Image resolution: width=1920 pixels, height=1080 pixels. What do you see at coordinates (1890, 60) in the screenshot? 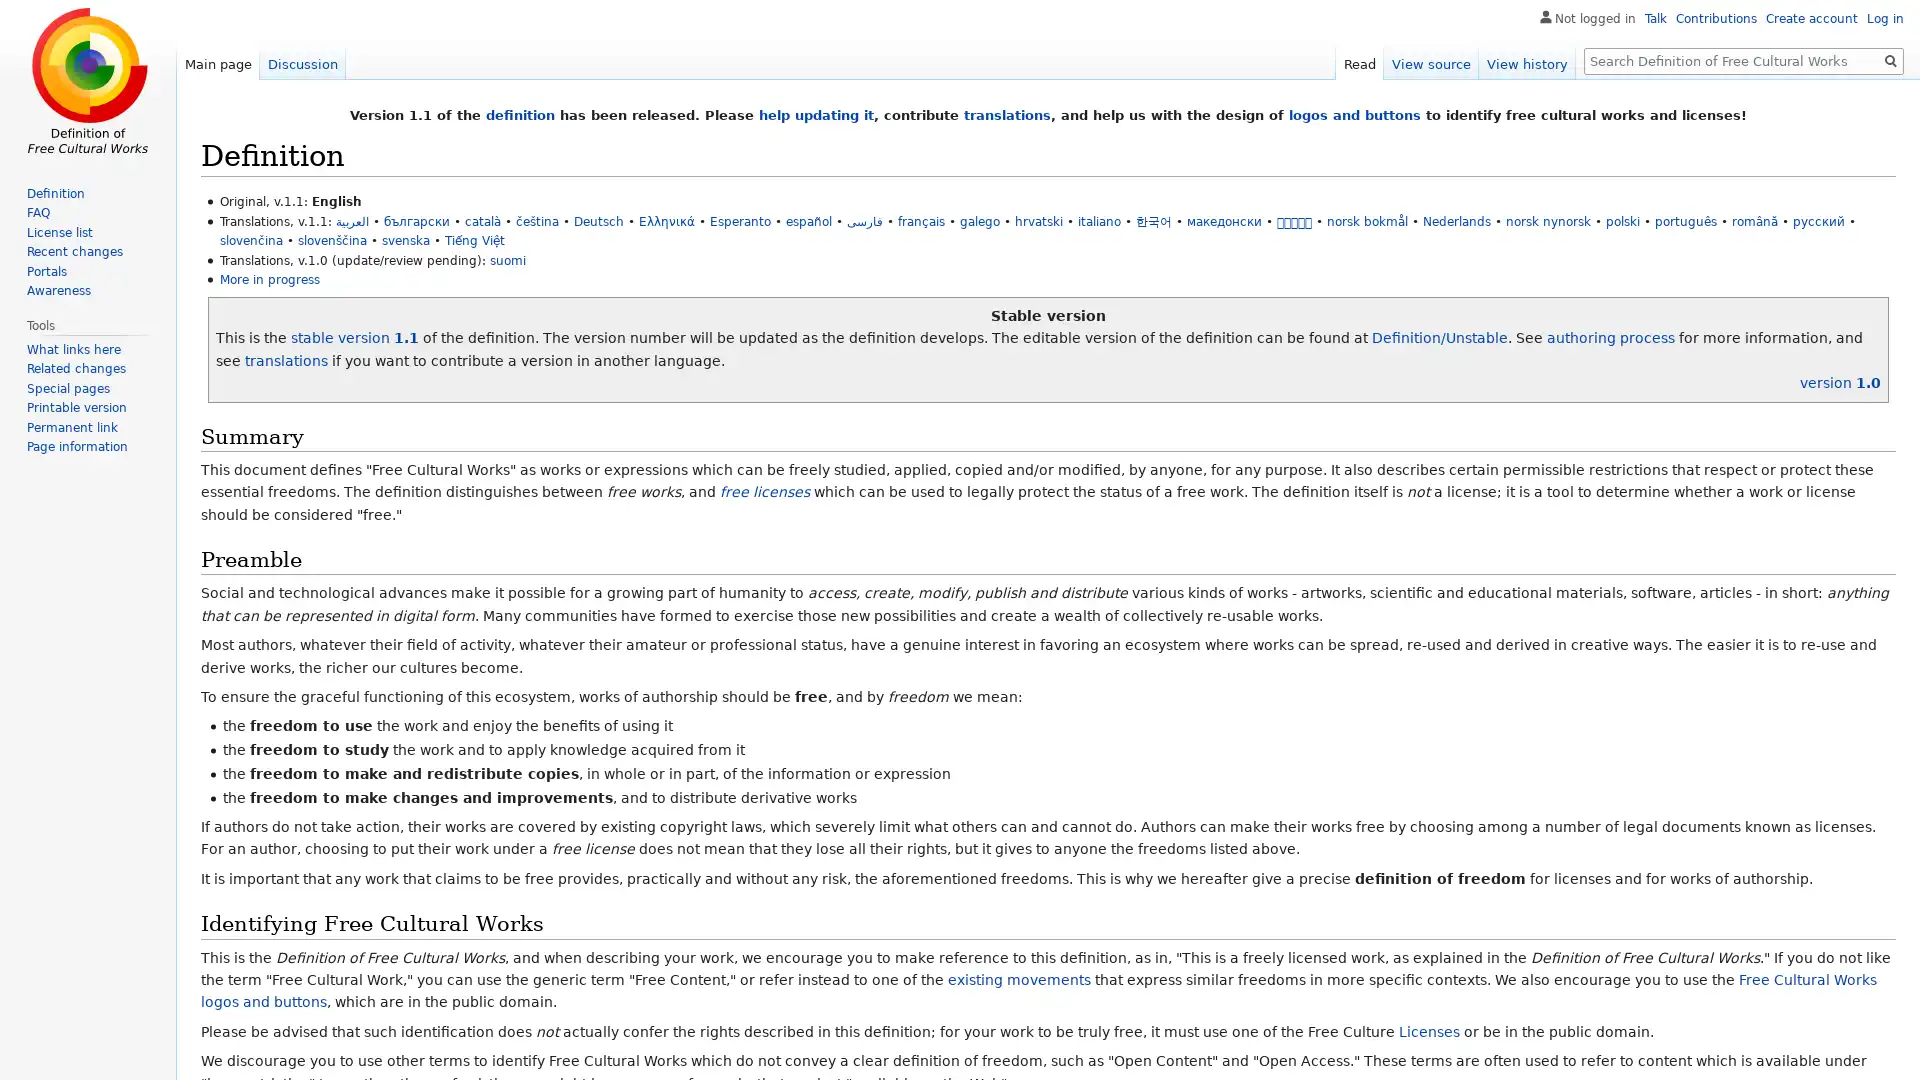
I see `Go` at bounding box center [1890, 60].